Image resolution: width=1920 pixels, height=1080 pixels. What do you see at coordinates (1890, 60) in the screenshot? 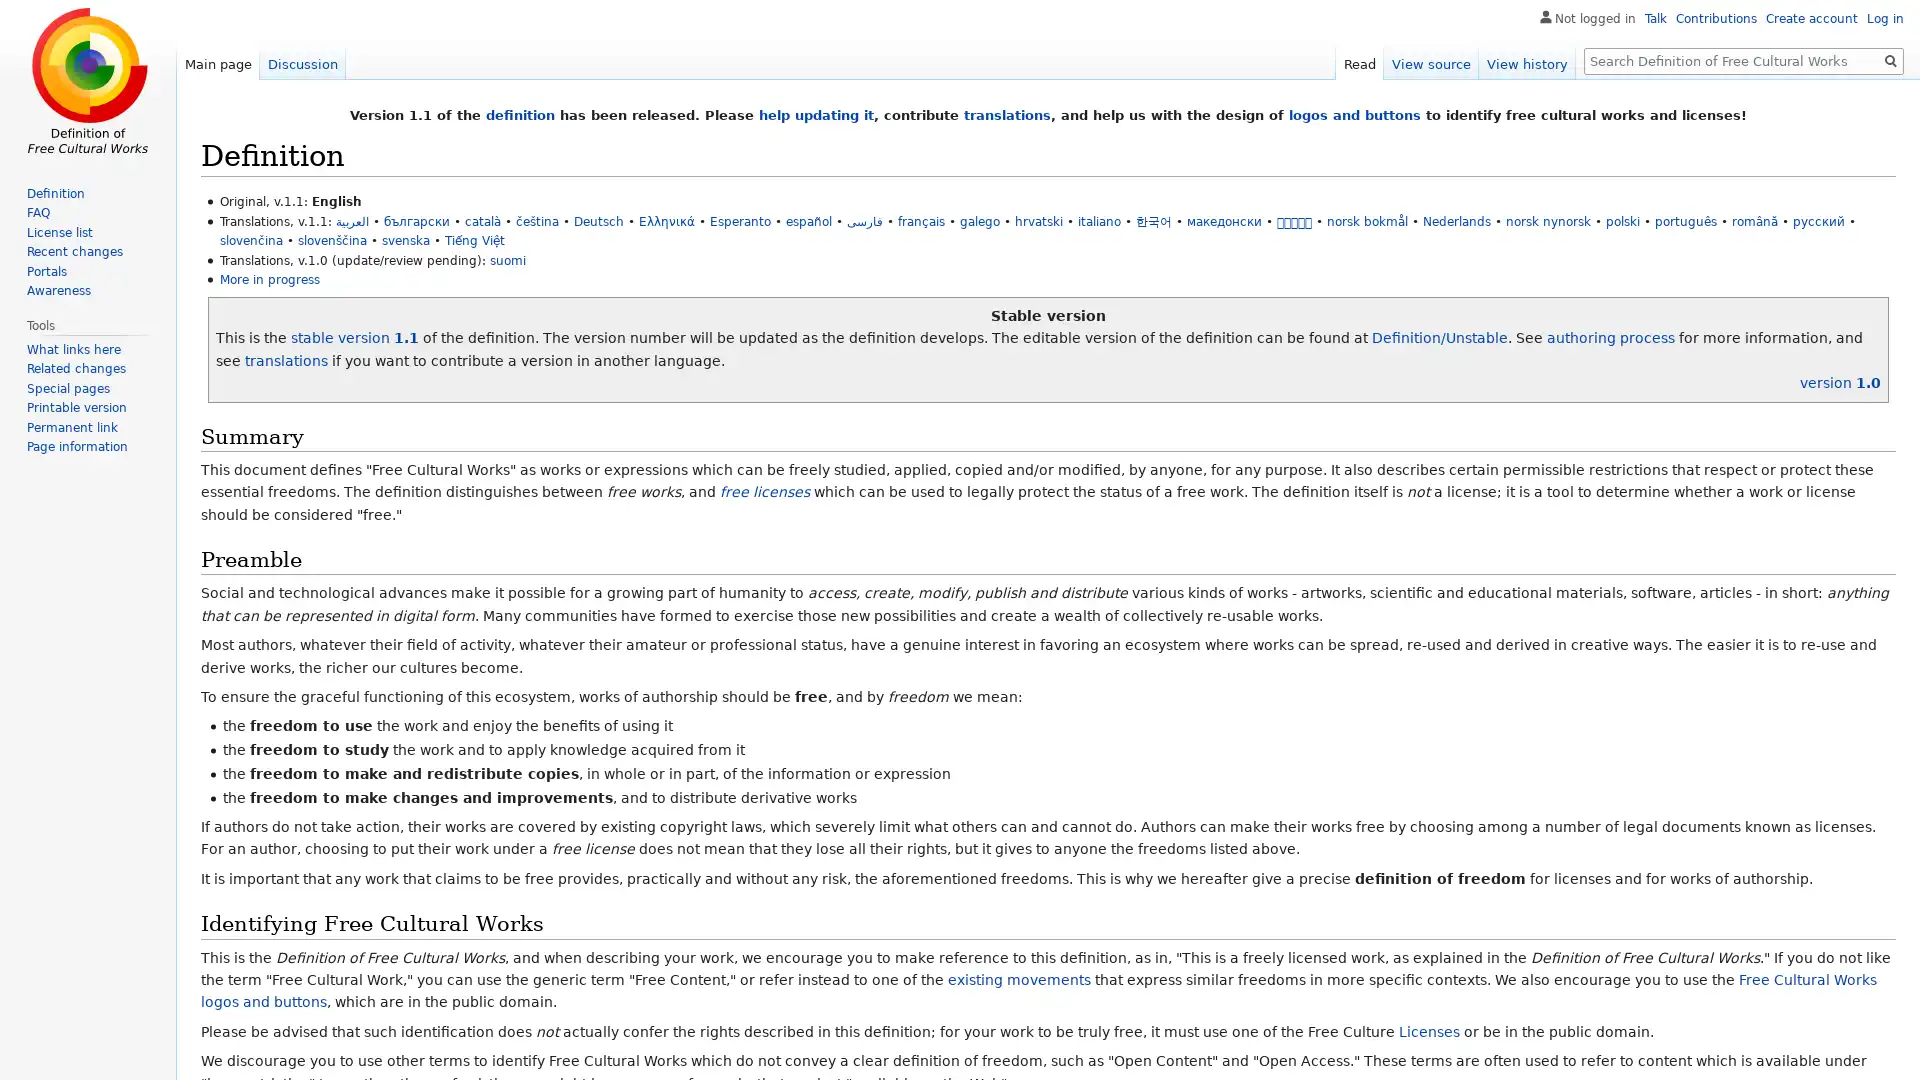
I see `Go` at bounding box center [1890, 60].